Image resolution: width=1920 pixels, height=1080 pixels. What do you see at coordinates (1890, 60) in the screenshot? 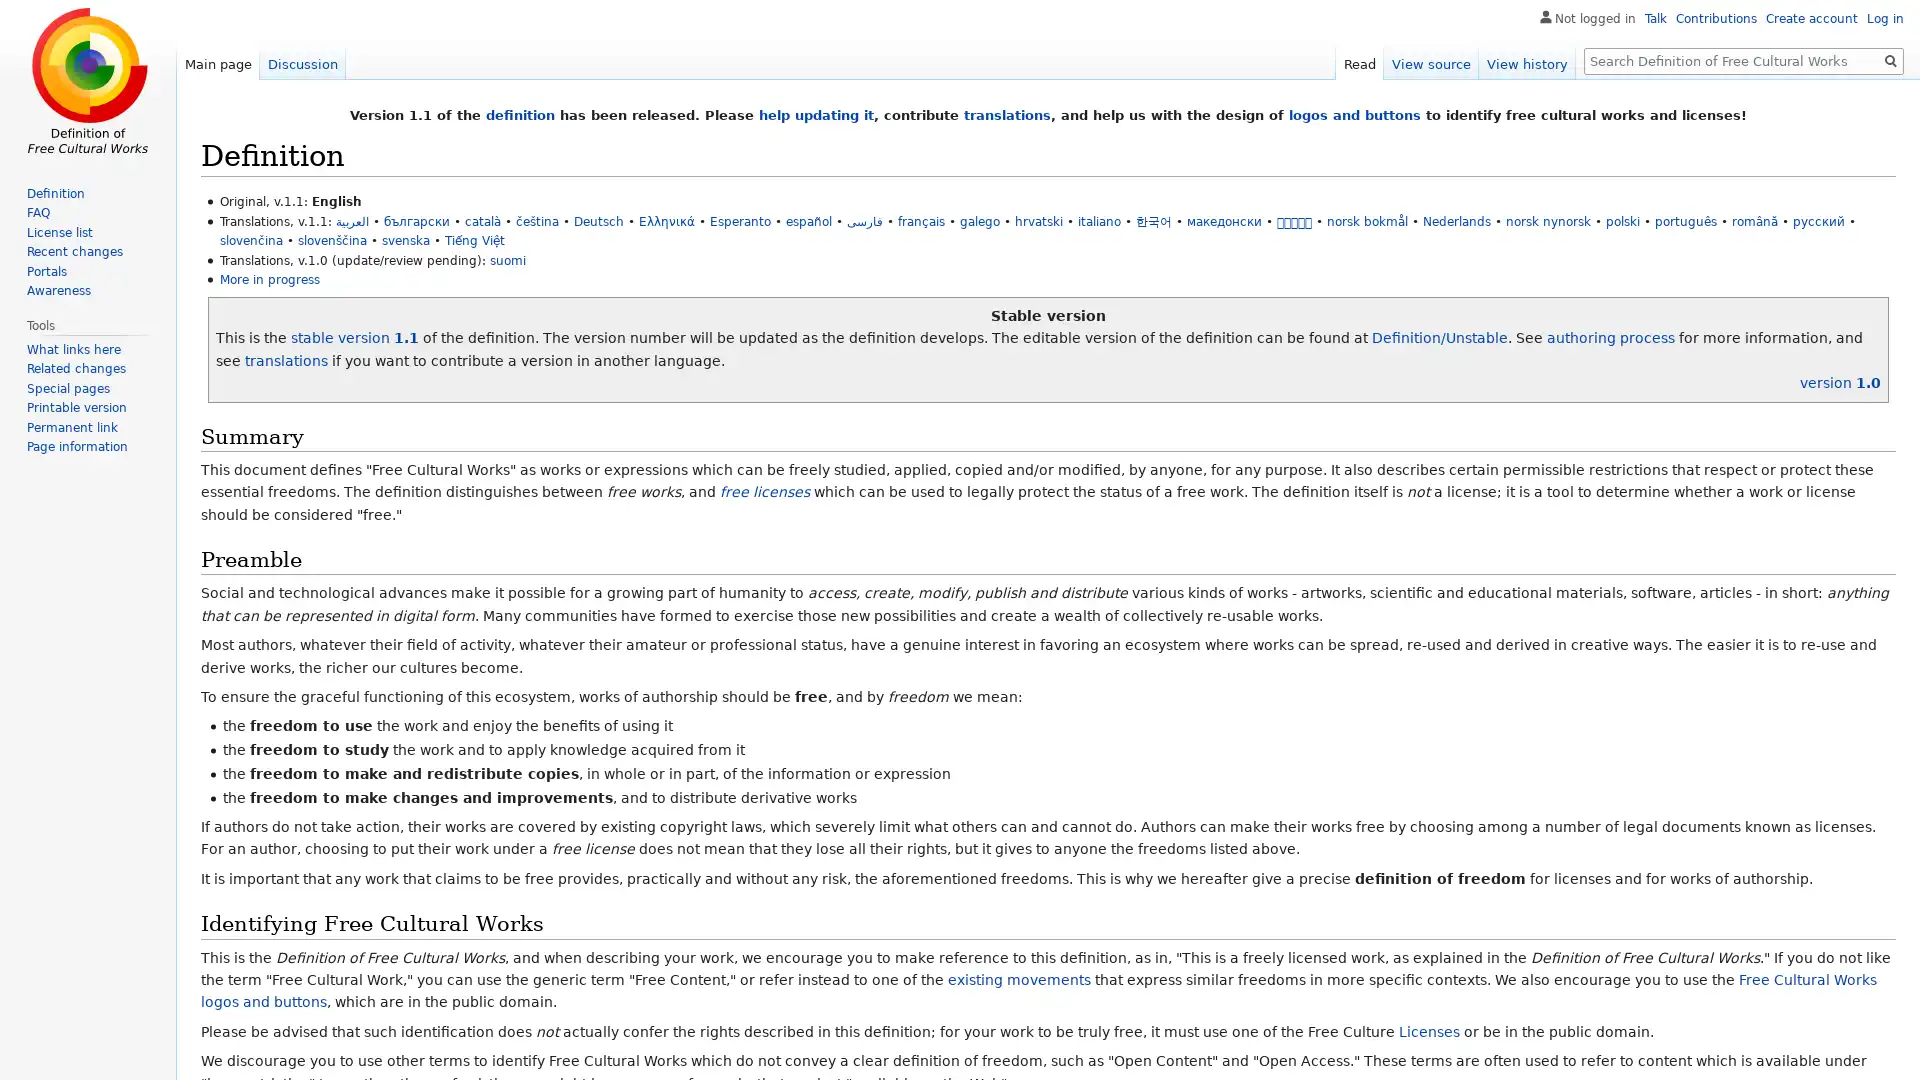
I see `Go` at bounding box center [1890, 60].